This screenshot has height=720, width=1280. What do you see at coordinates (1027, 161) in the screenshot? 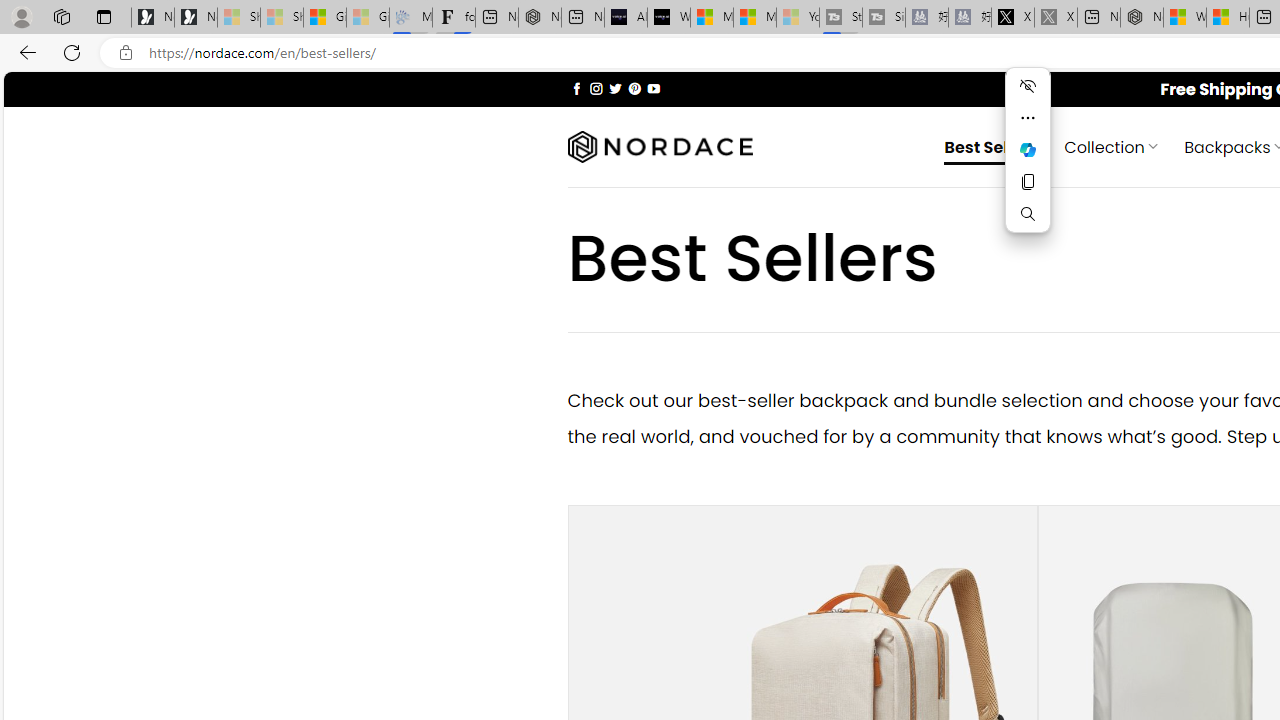
I see `'Mini menu on text selection'` at bounding box center [1027, 161].